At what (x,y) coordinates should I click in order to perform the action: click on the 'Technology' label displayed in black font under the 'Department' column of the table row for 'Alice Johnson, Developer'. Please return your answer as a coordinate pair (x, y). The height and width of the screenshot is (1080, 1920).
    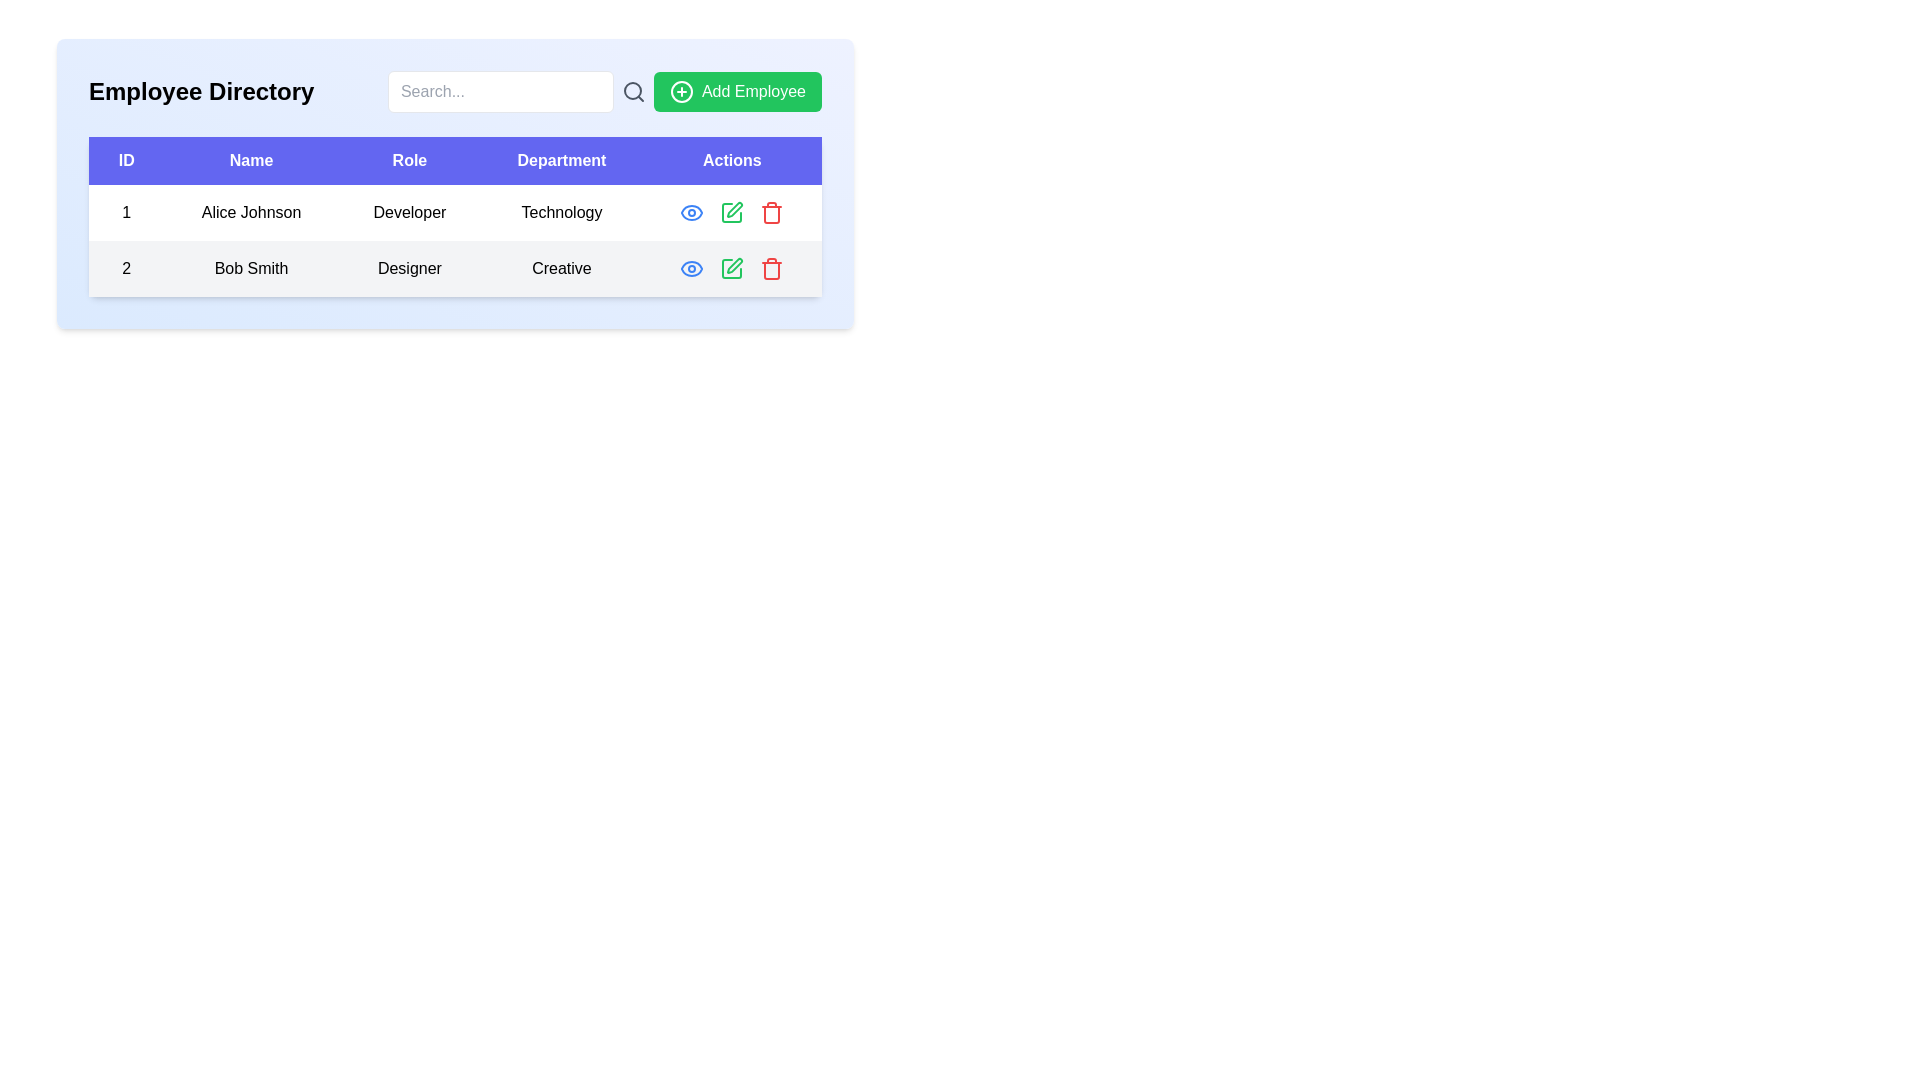
    Looking at the image, I should click on (560, 212).